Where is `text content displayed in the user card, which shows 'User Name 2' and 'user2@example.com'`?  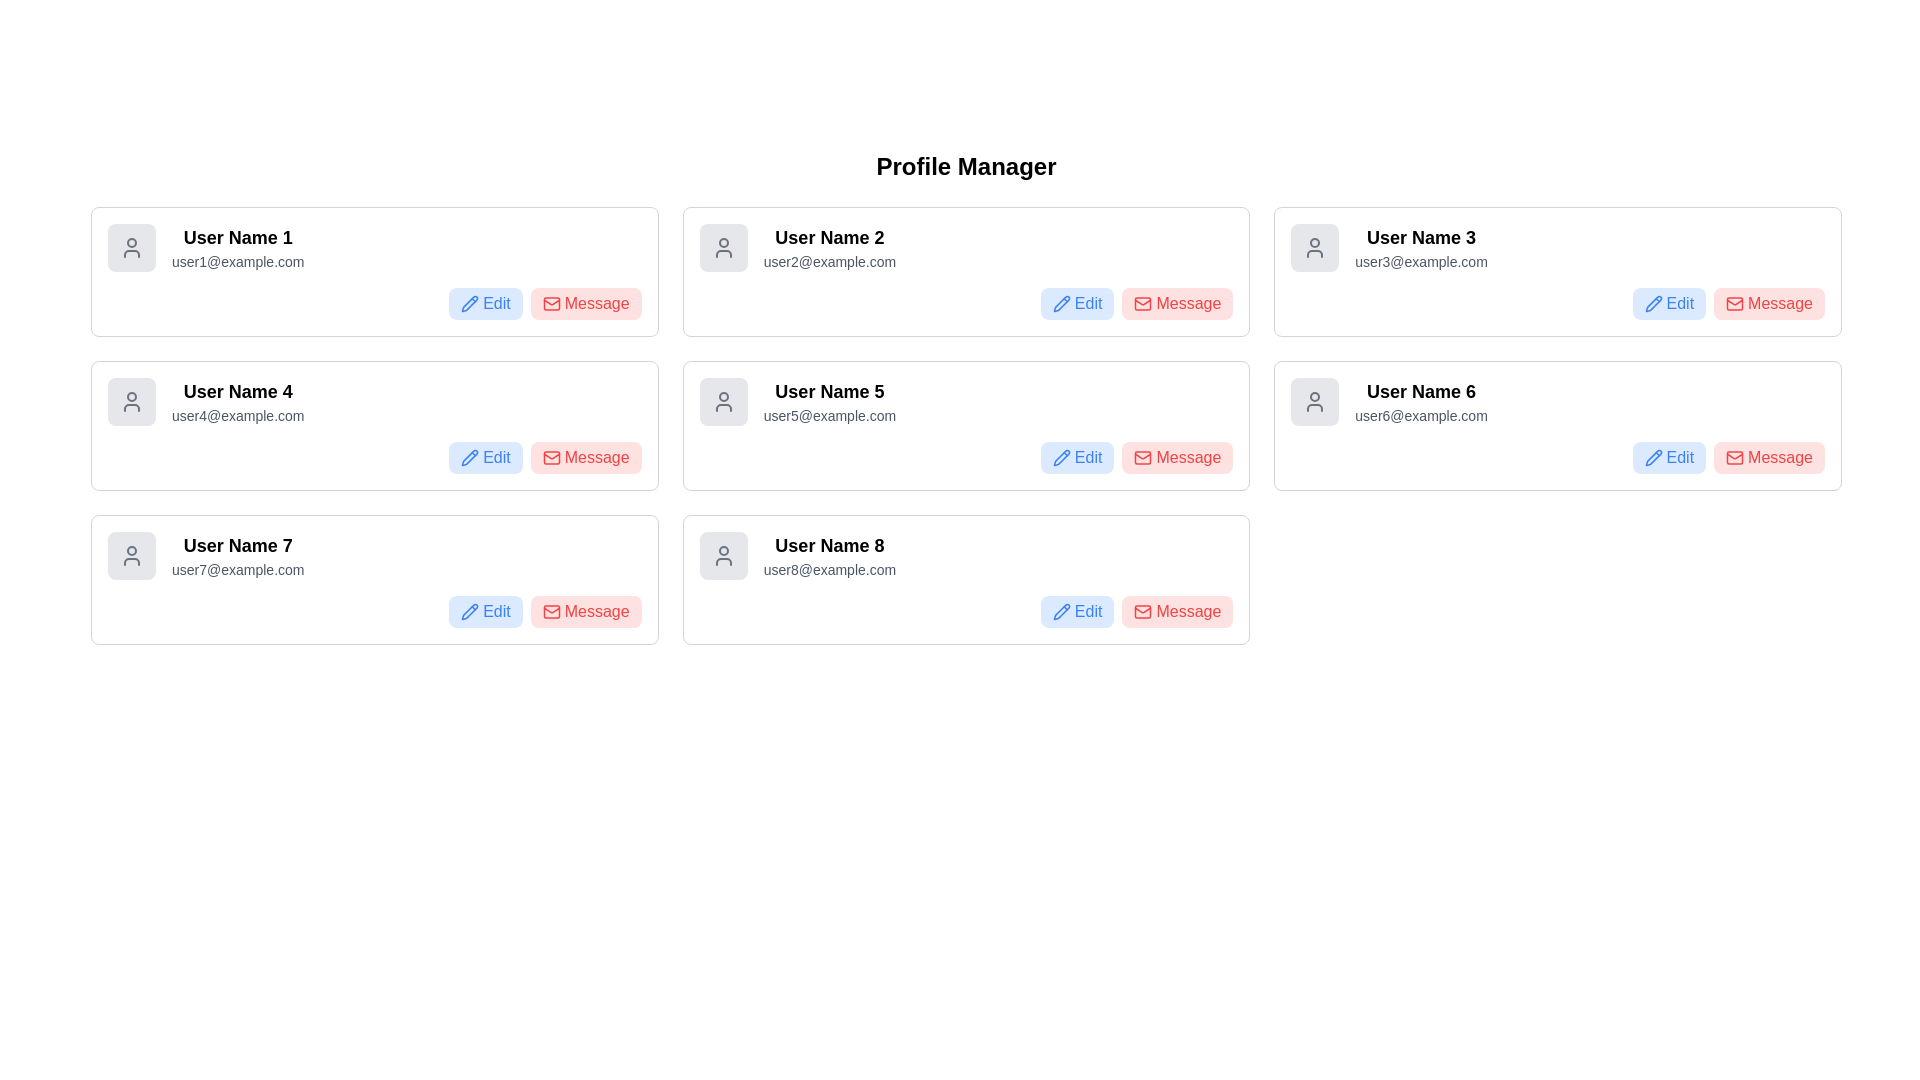
text content displayed in the user card, which shows 'User Name 2' and 'user2@example.com' is located at coordinates (829, 246).